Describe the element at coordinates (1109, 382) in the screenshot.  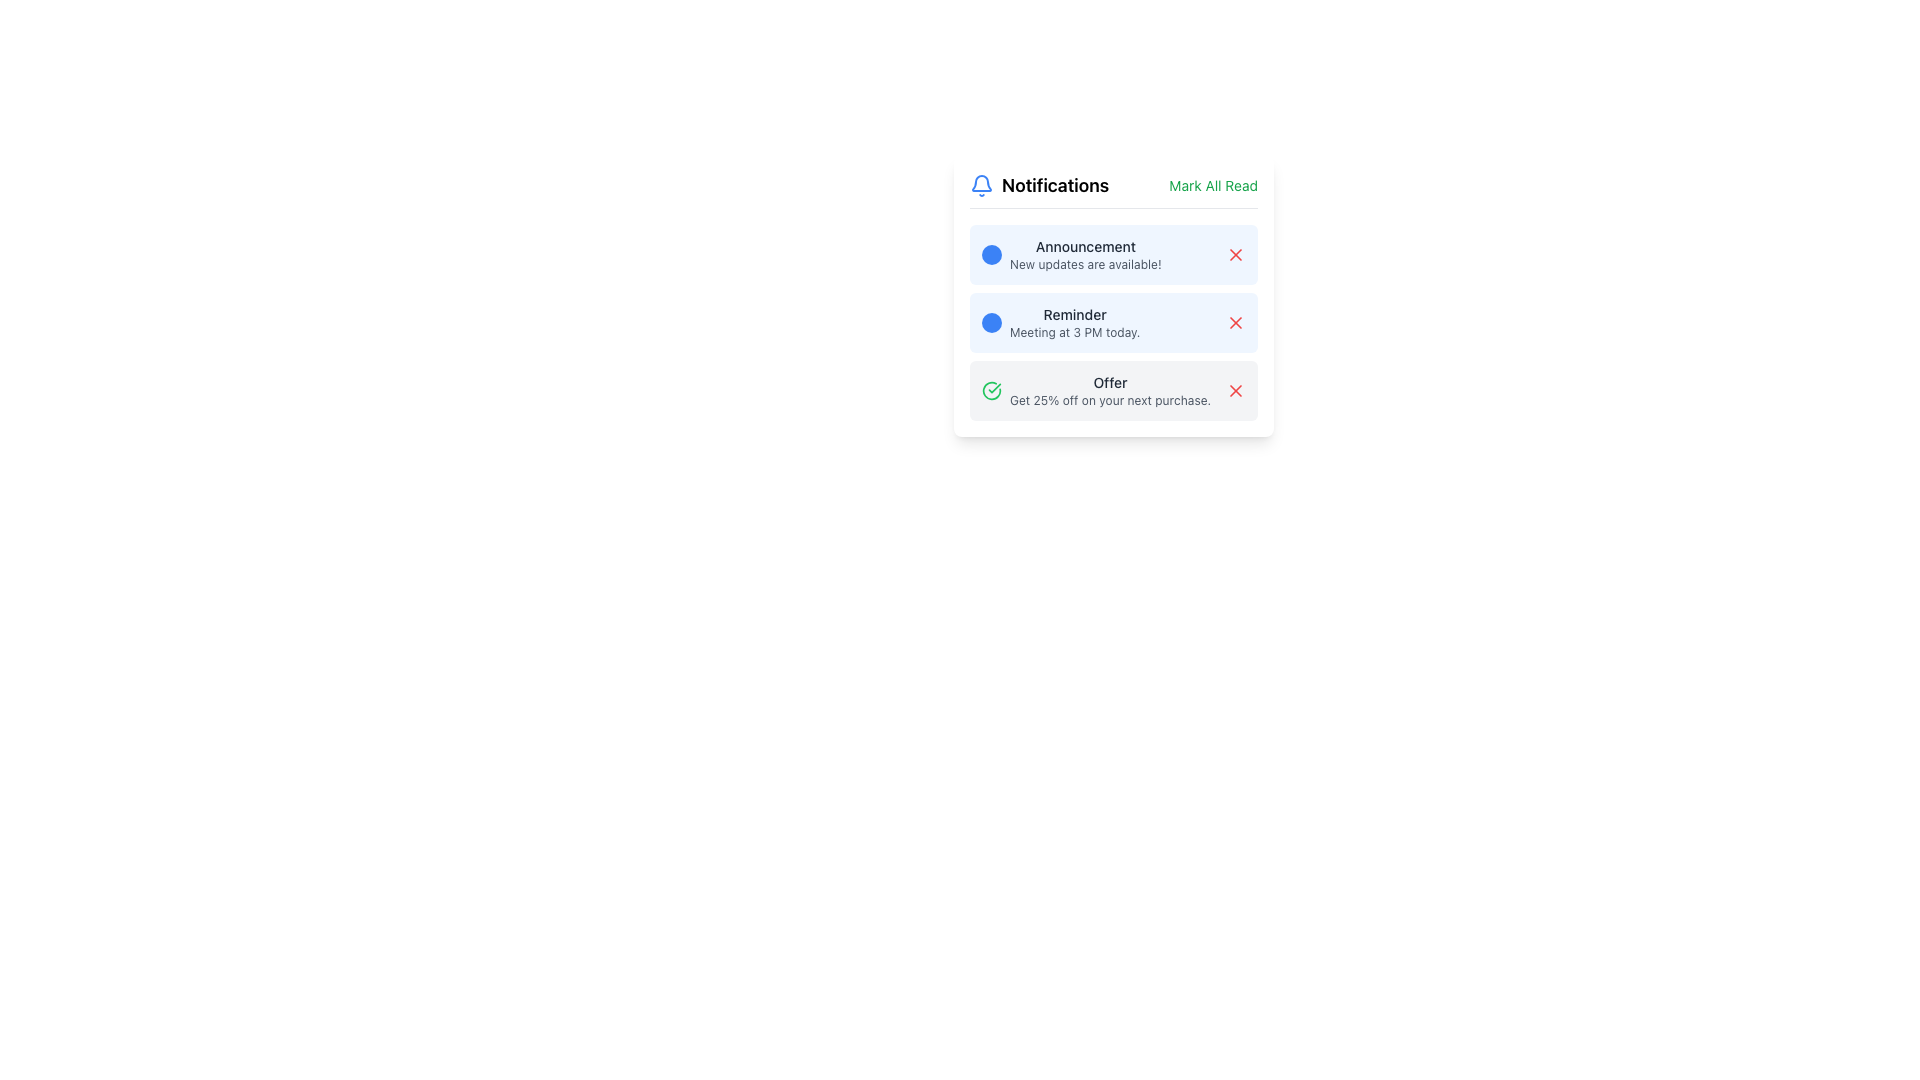
I see `the 'Offer' label located in the bottom section of the notification card, positioned above the description text 'Get 25% off on your next purchase.'` at that location.